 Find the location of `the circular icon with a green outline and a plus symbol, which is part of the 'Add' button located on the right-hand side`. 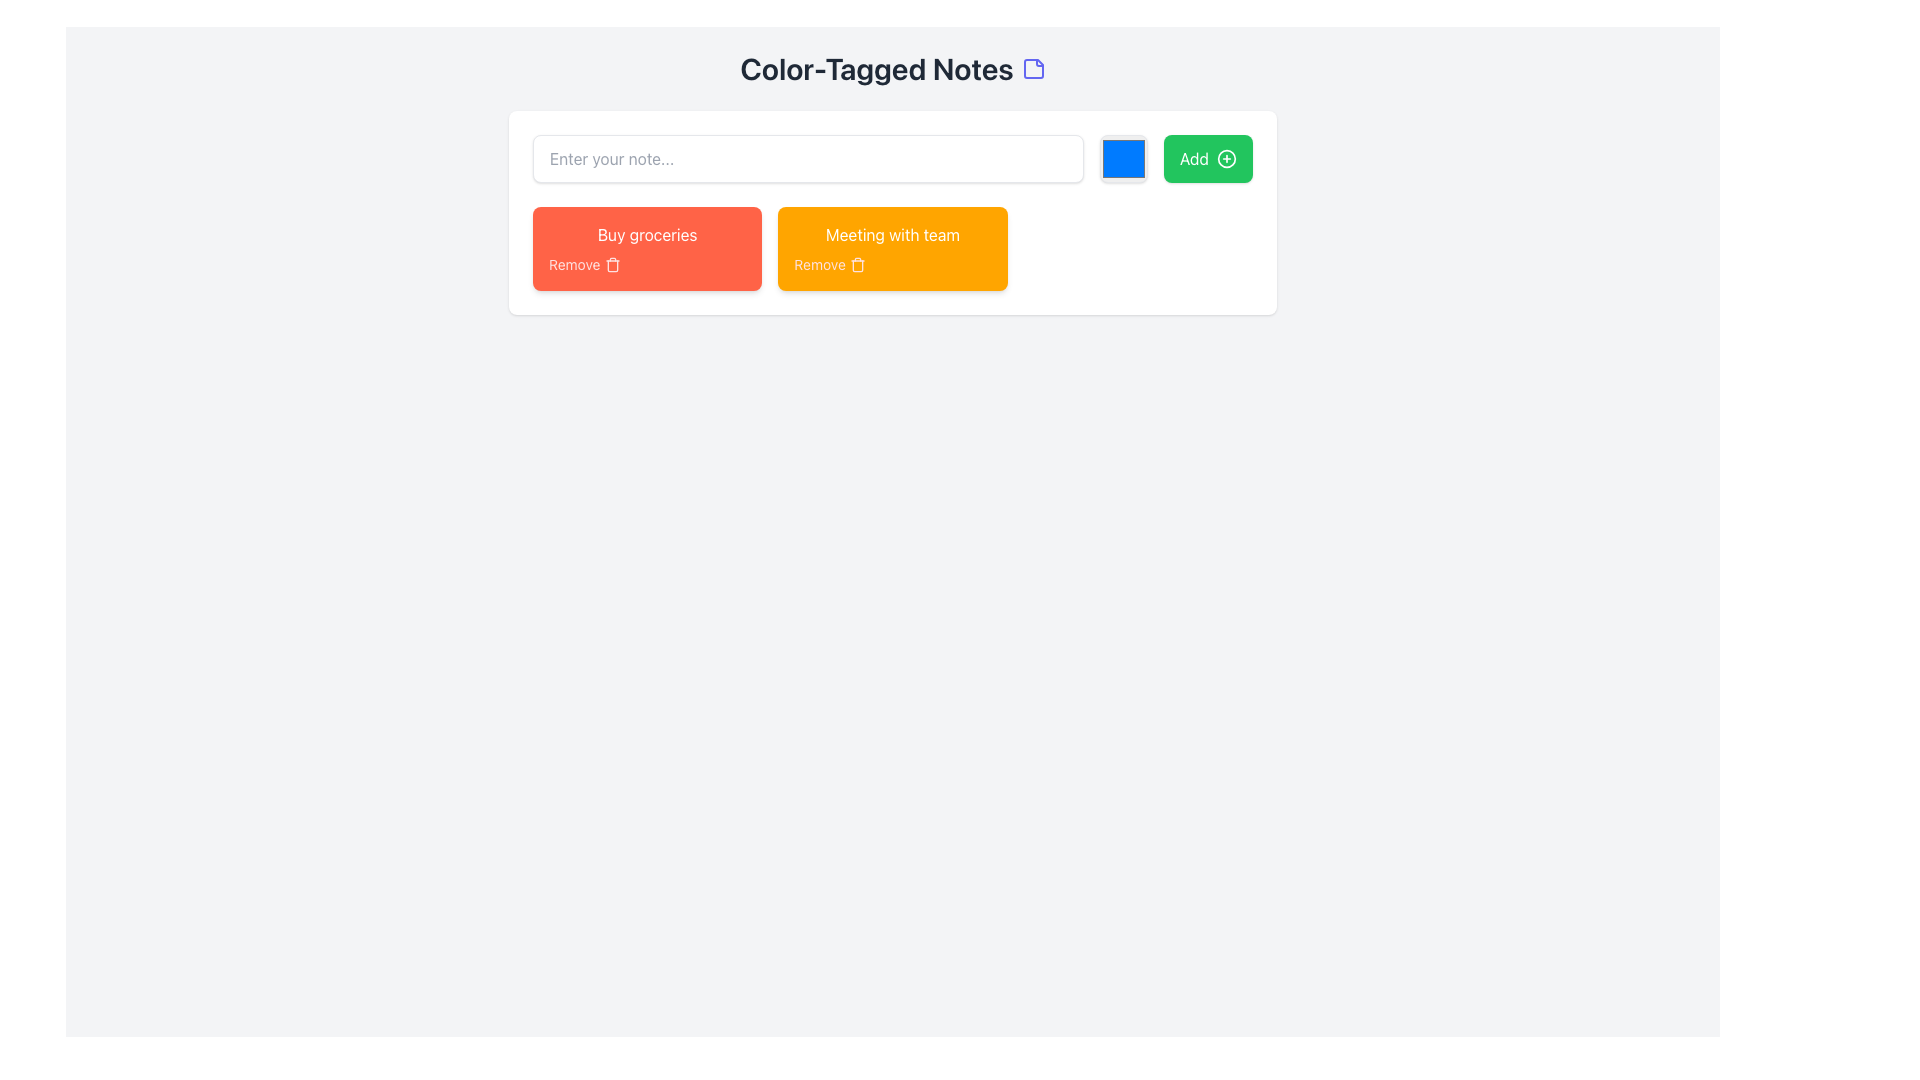

the circular icon with a green outline and a plus symbol, which is part of the 'Add' button located on the right-hand side is located at coordinates (1226, 157).